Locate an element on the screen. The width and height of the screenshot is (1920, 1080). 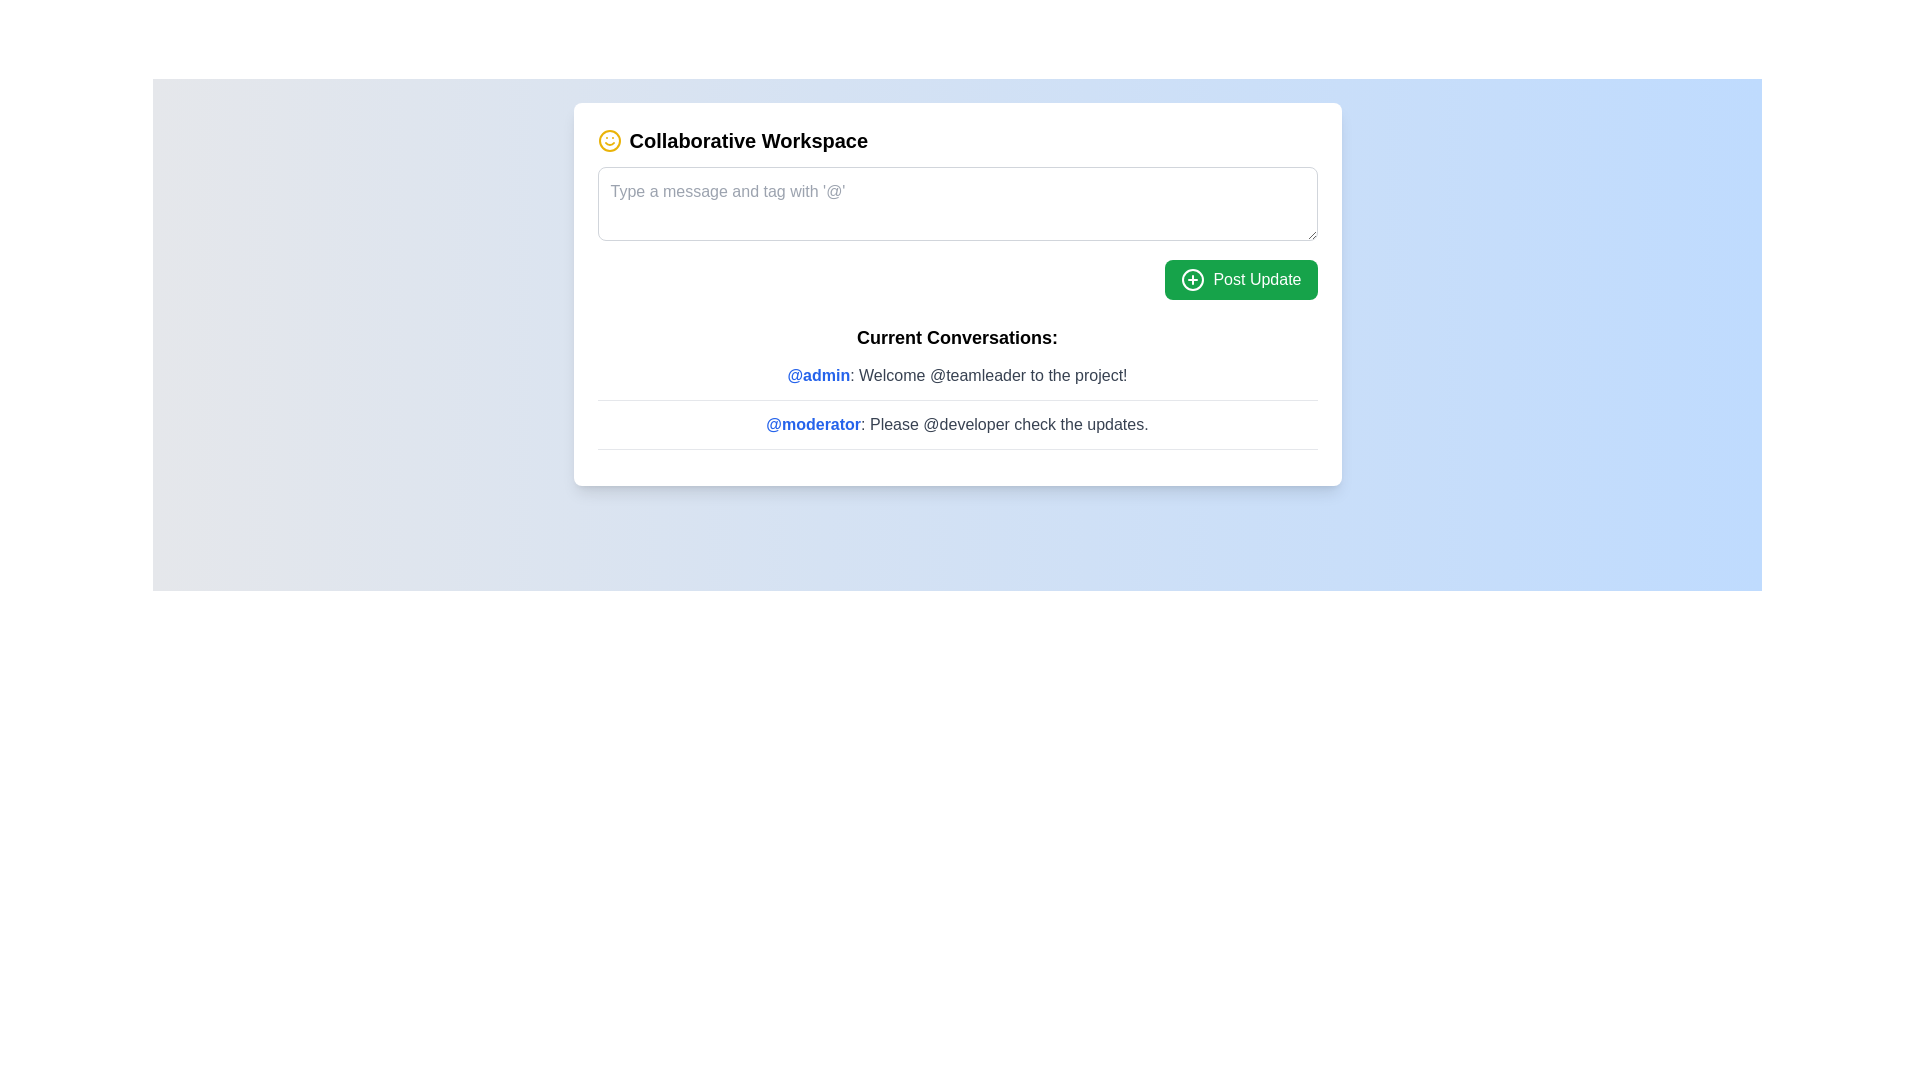
the green 'Post Update' button with rounded corners and a plus sign icon to post an update is located at coordinates (1240, 280).